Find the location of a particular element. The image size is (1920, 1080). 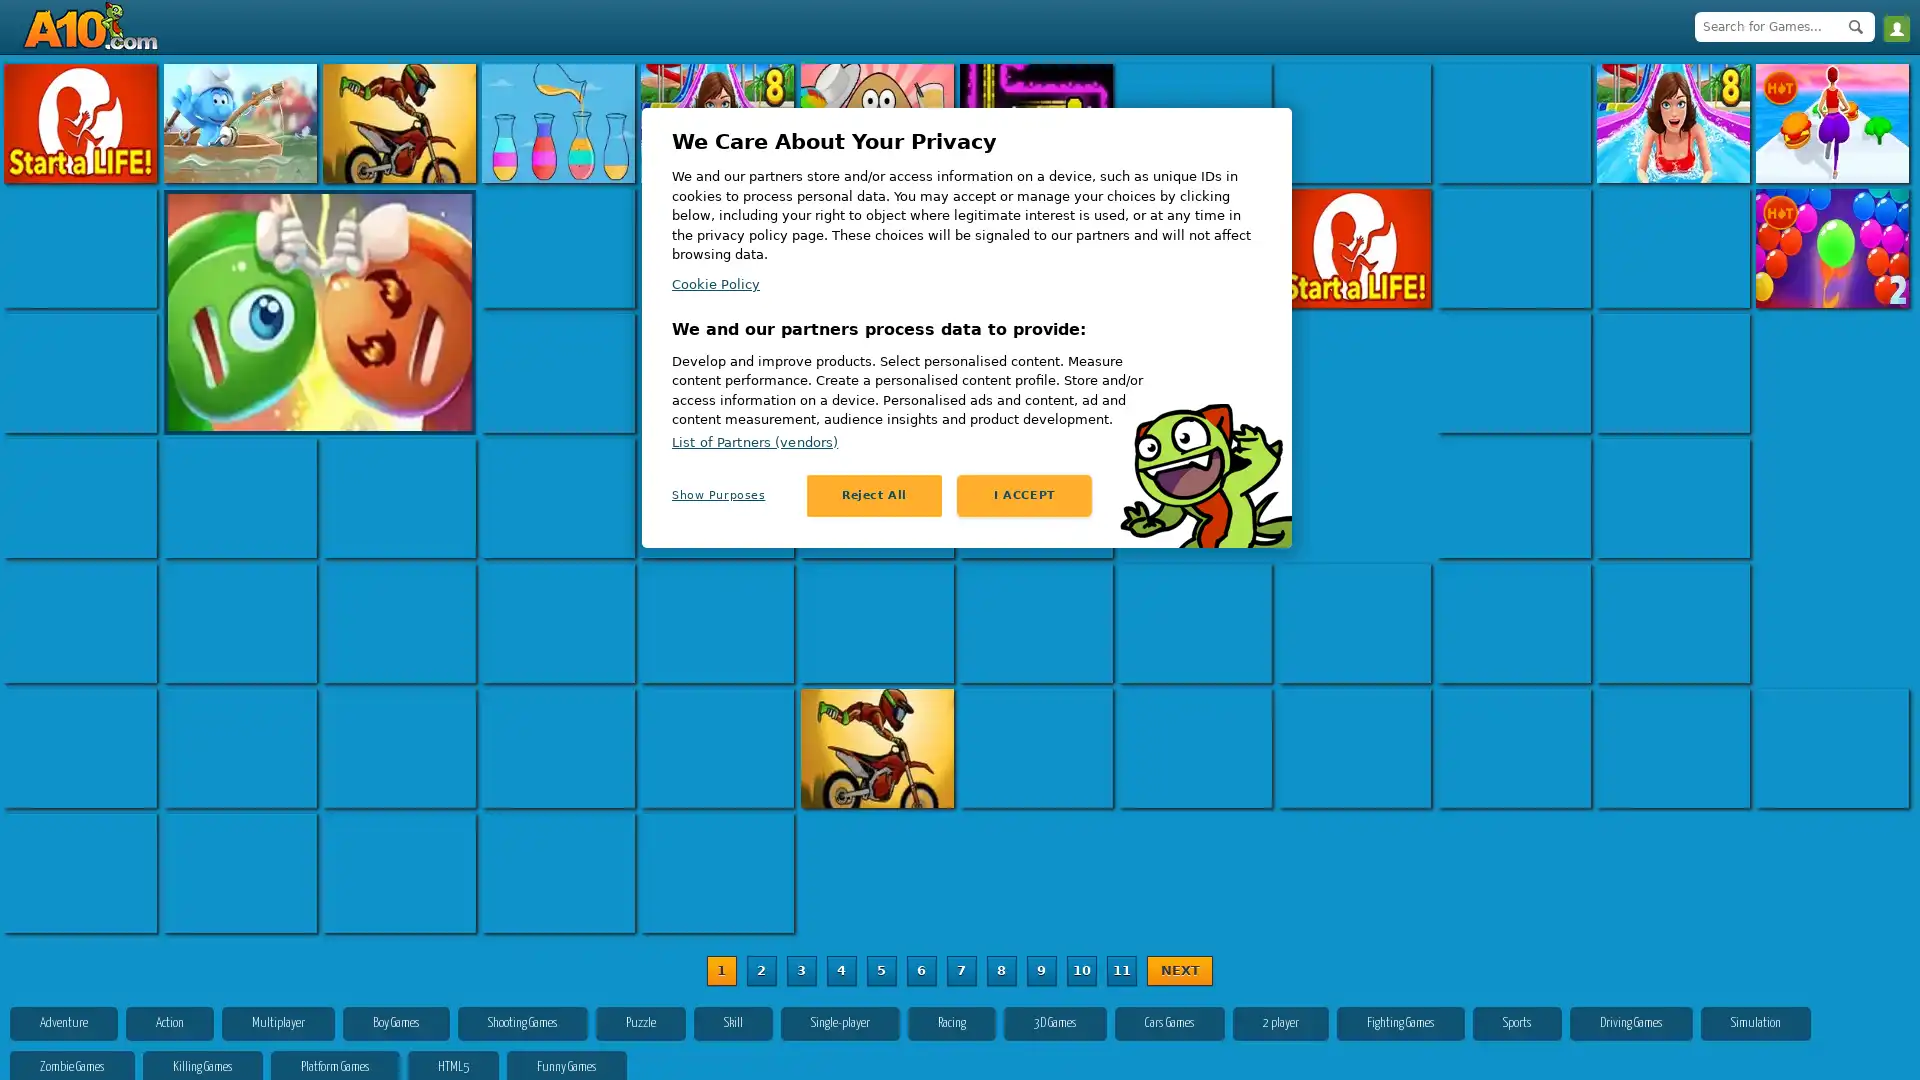

I ACCEPT is located at coordinates (1024, 494).